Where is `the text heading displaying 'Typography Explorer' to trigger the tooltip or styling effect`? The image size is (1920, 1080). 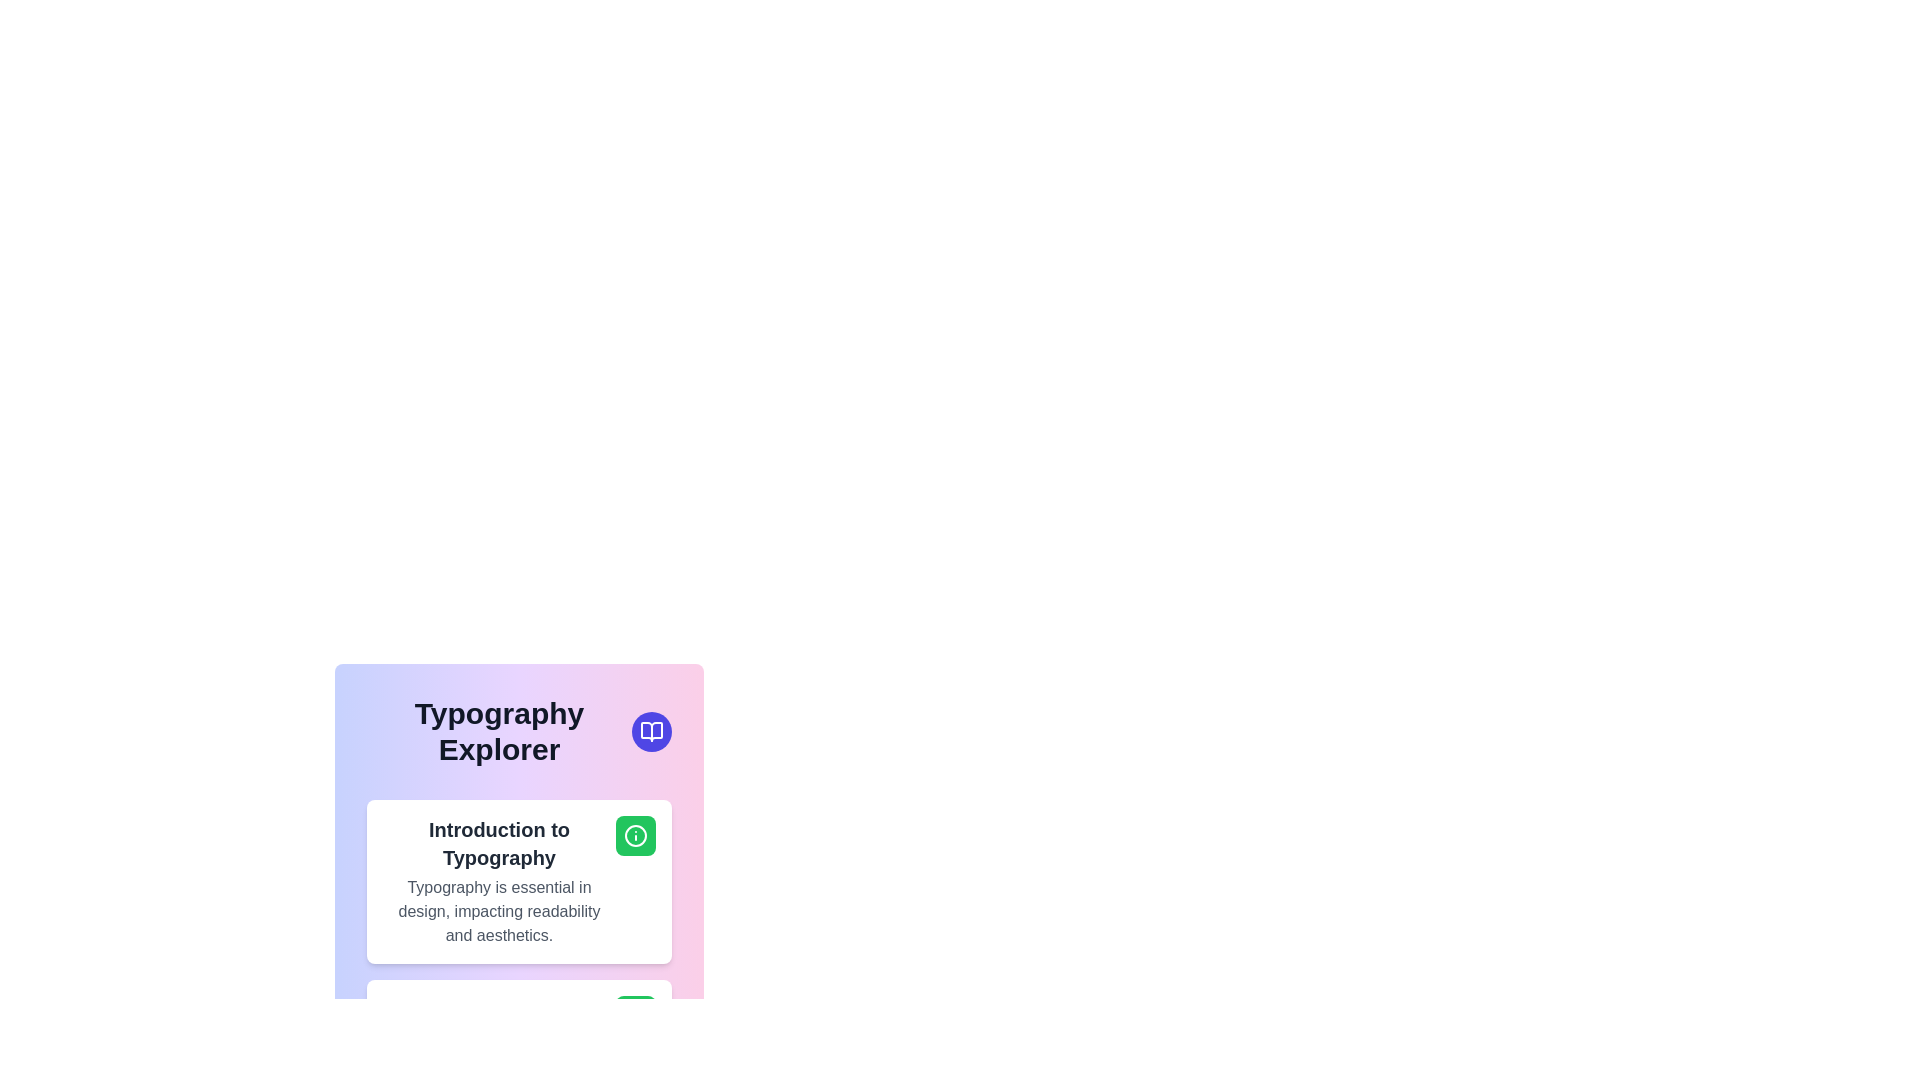
the text heading displaying 'Typography Explorer' to trigger the tooltip or styling effect is located at coordinates (499, 732).